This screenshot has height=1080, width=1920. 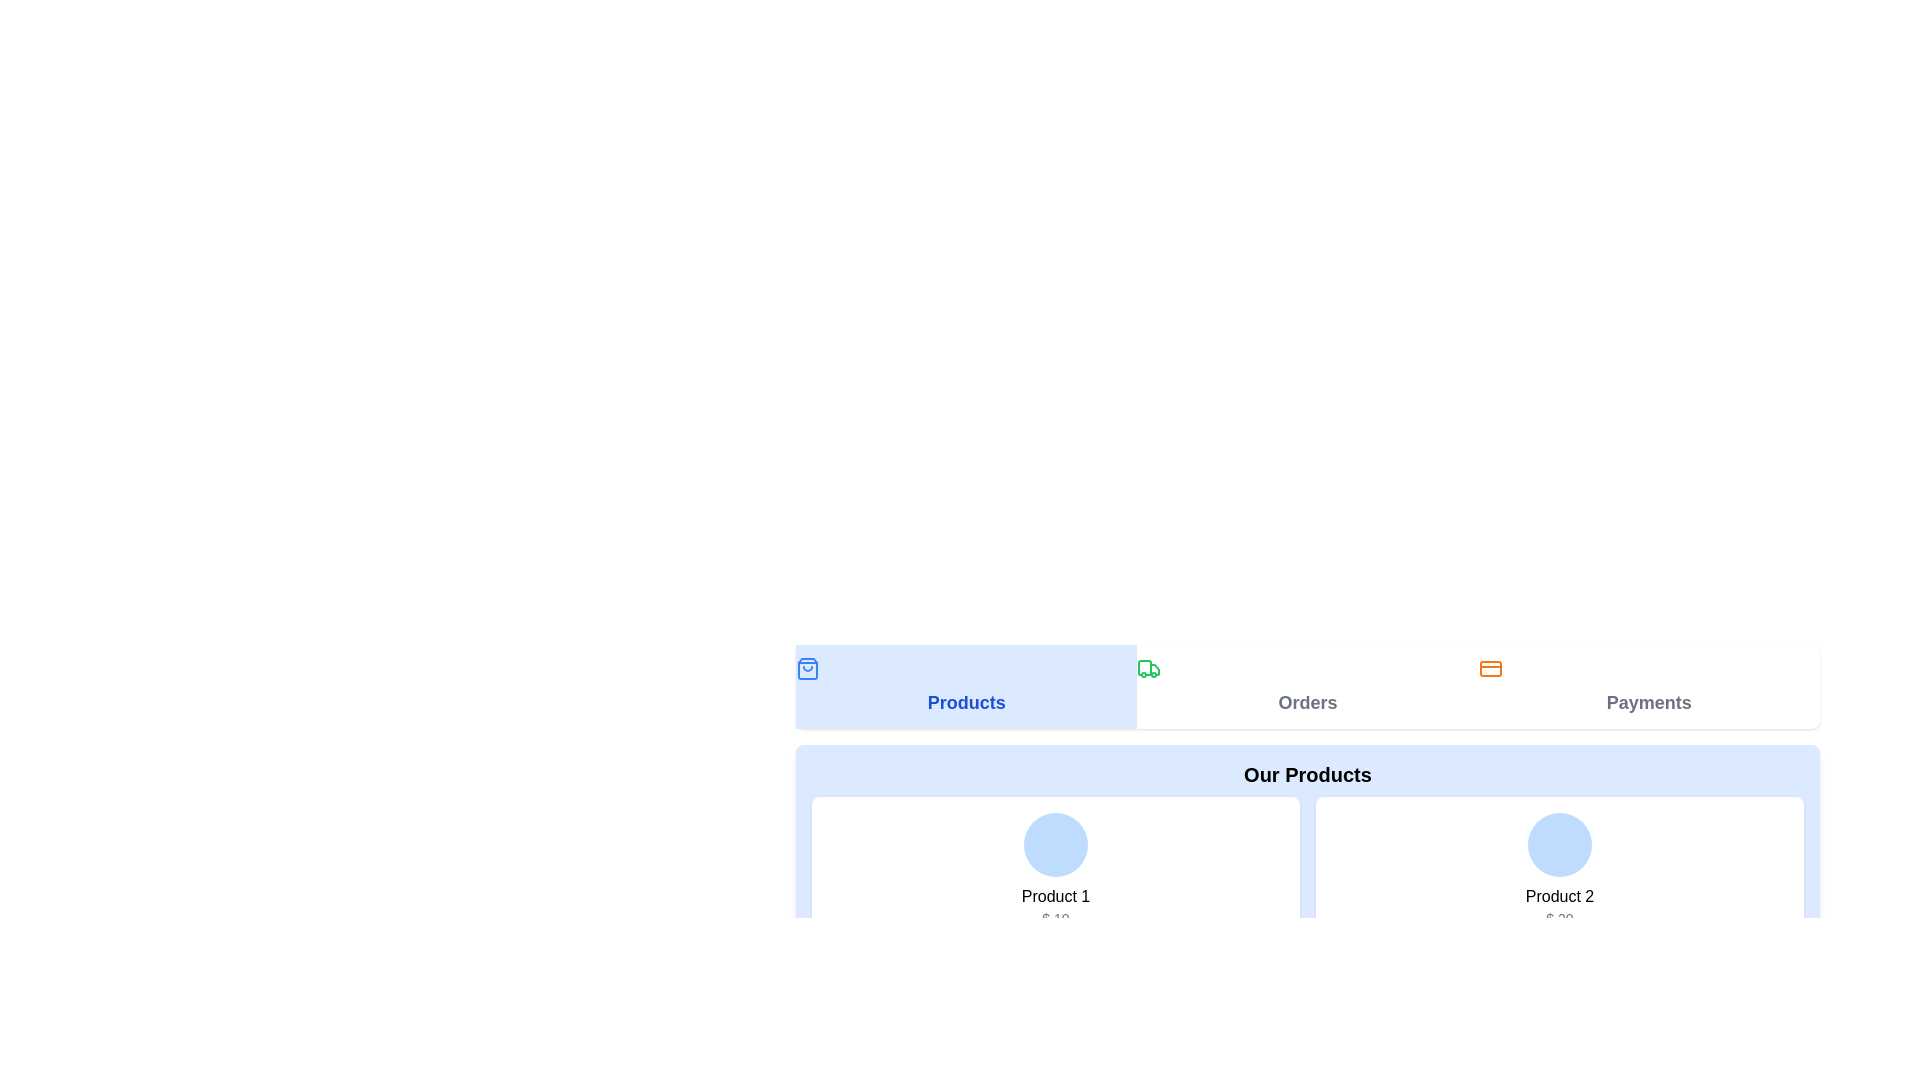 What do you see at coordinates (1490, 668) in the screenshot?
I see `the orange credit card icon located in the 'Payments' section of the navigation bar, positioned to the right of the 'Orders' section icon and above the 'Payments' label` at bounding box center [1490, 668].